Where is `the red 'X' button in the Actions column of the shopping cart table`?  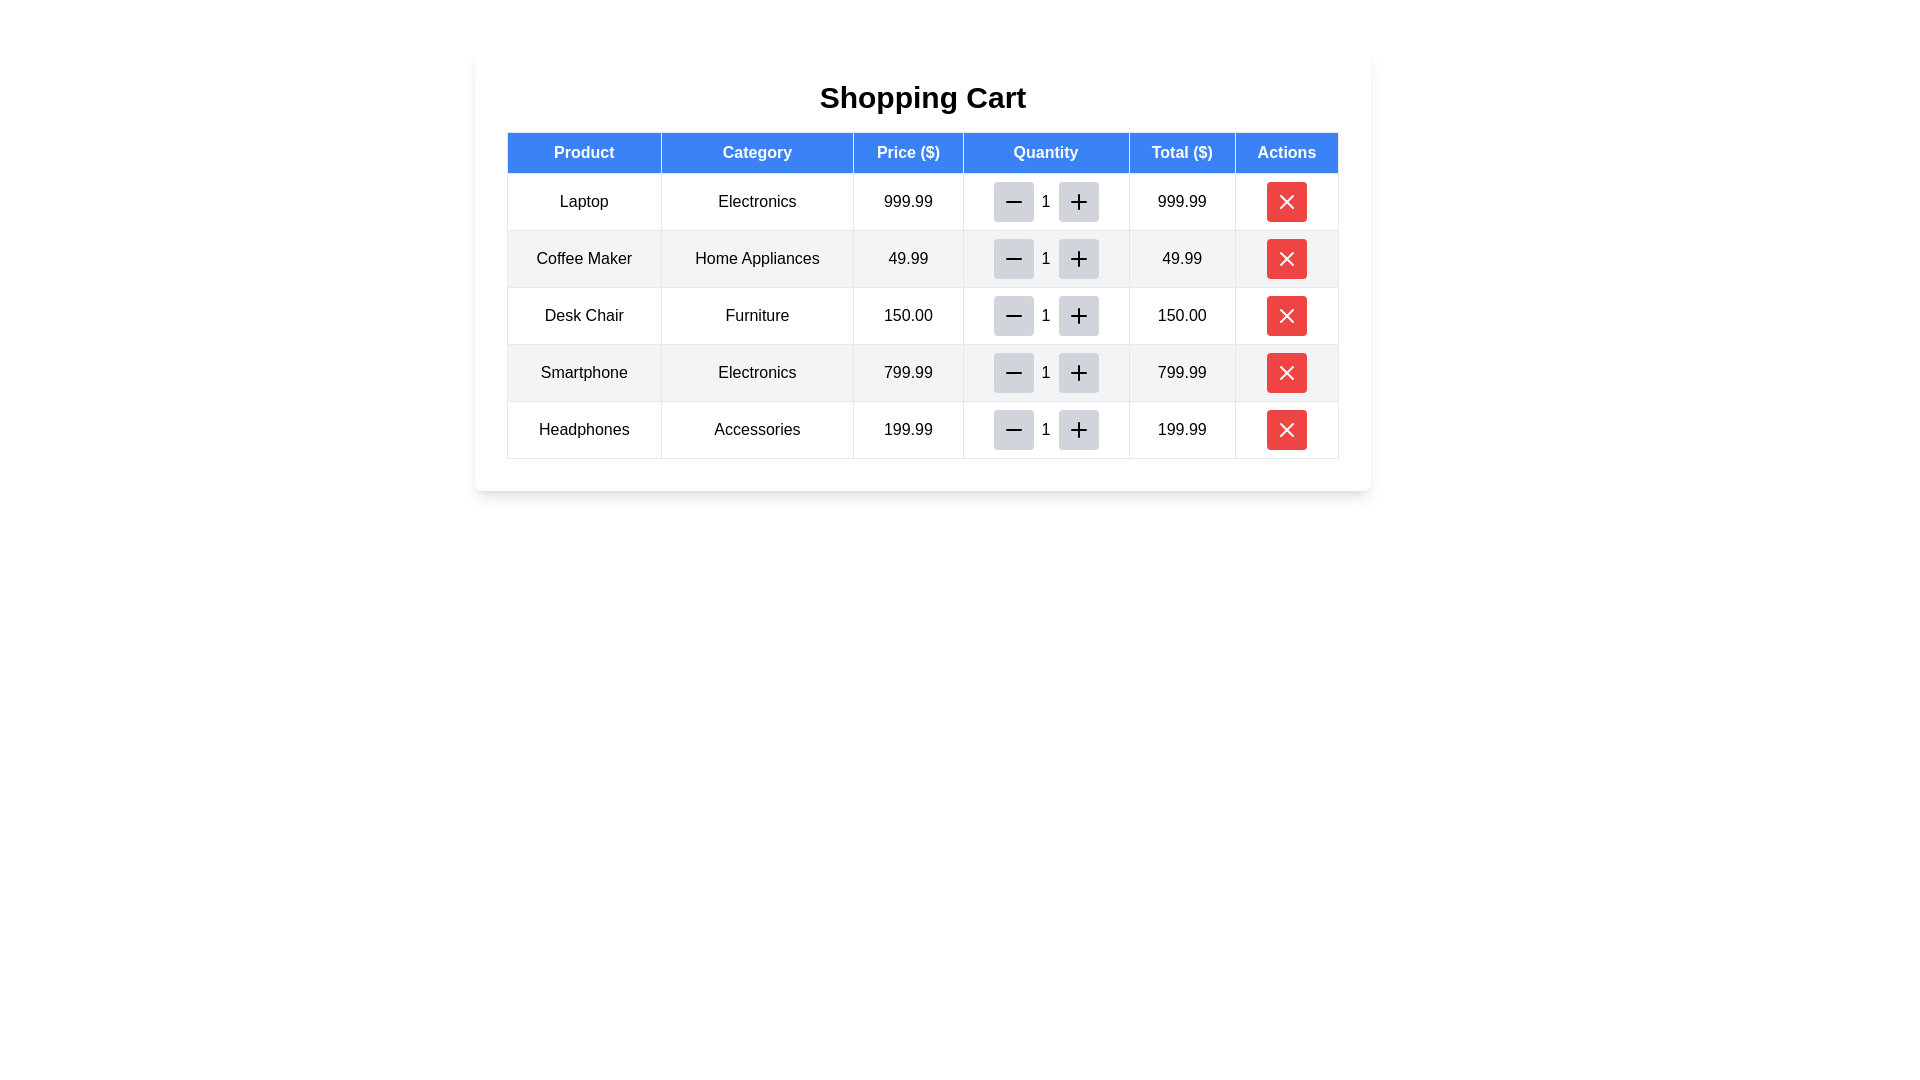
the red 'X' button in the Actions column of the shopping cart table is located at coordinates (1286, 201).